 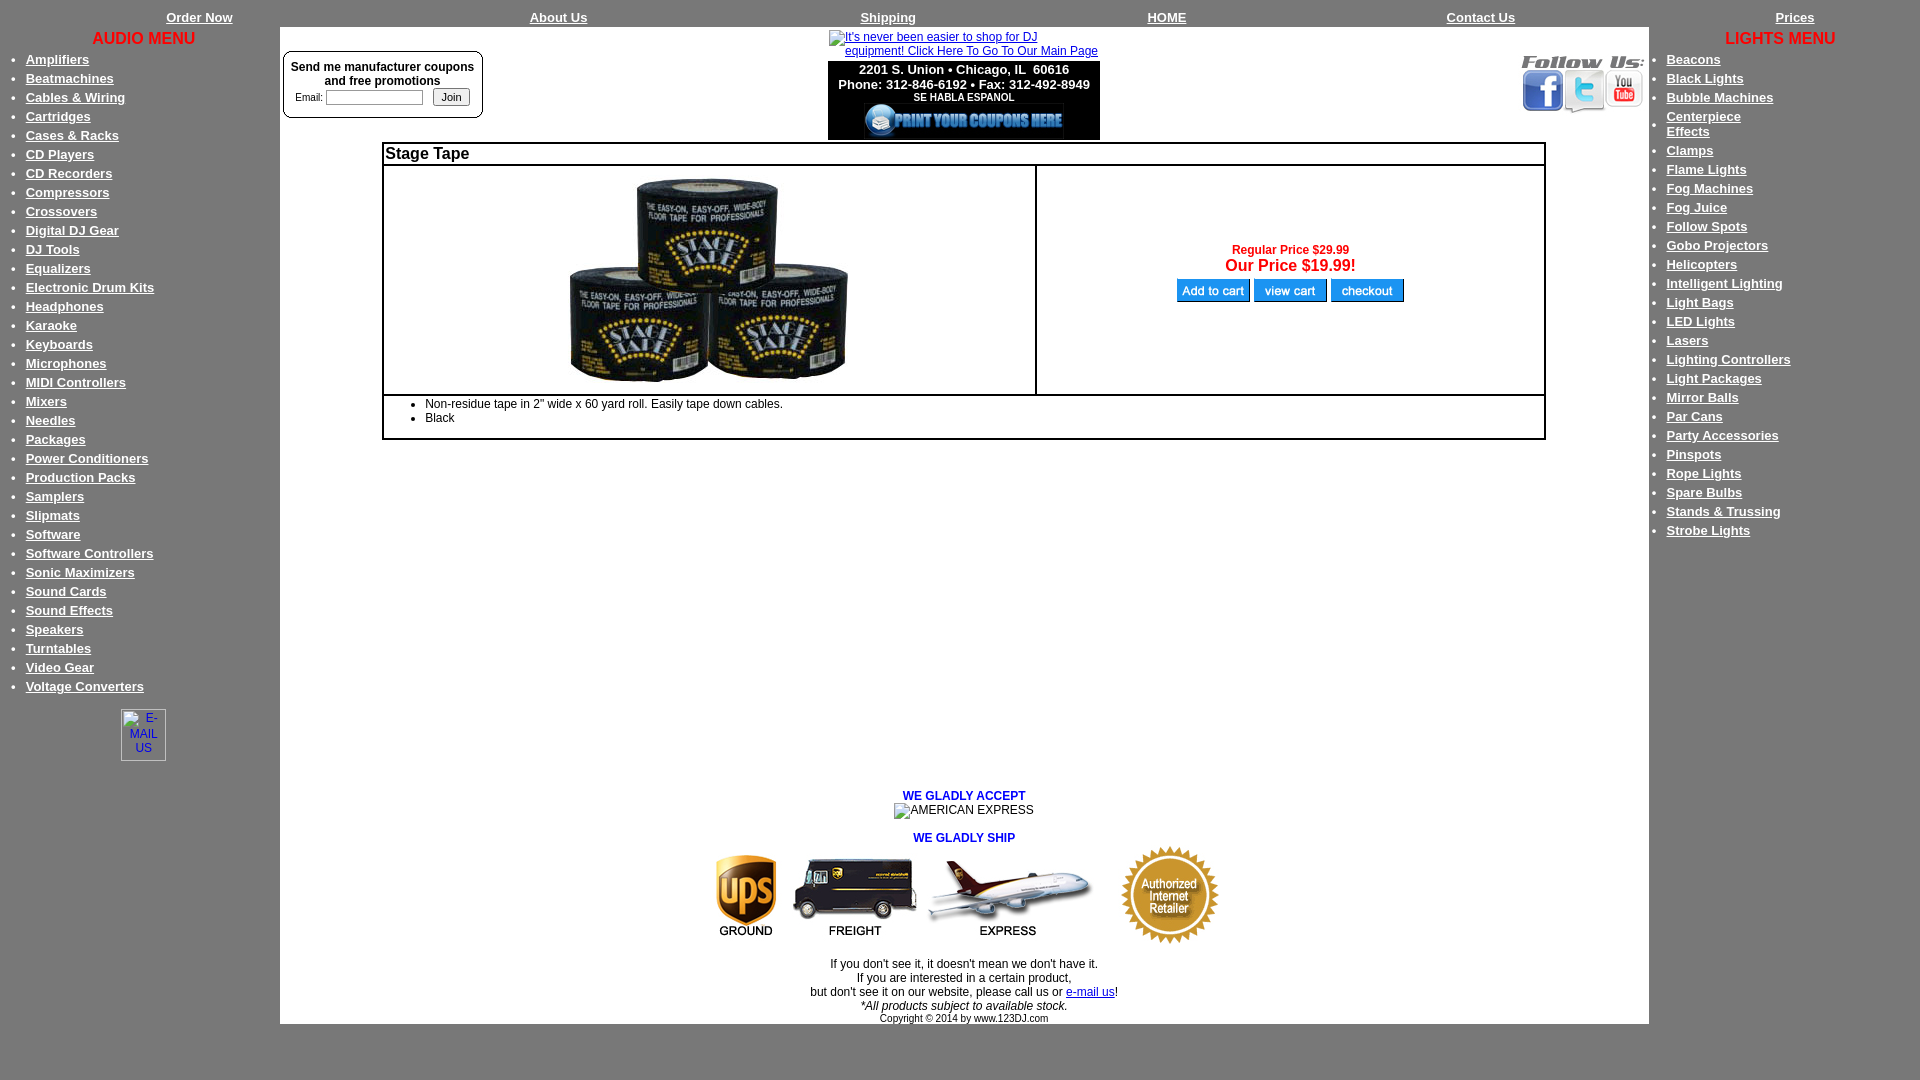 What do you see at coordinates (1707, 529) in the screenshot?
I see `'Strobe Lights'` at bounding box center [1707, 529].